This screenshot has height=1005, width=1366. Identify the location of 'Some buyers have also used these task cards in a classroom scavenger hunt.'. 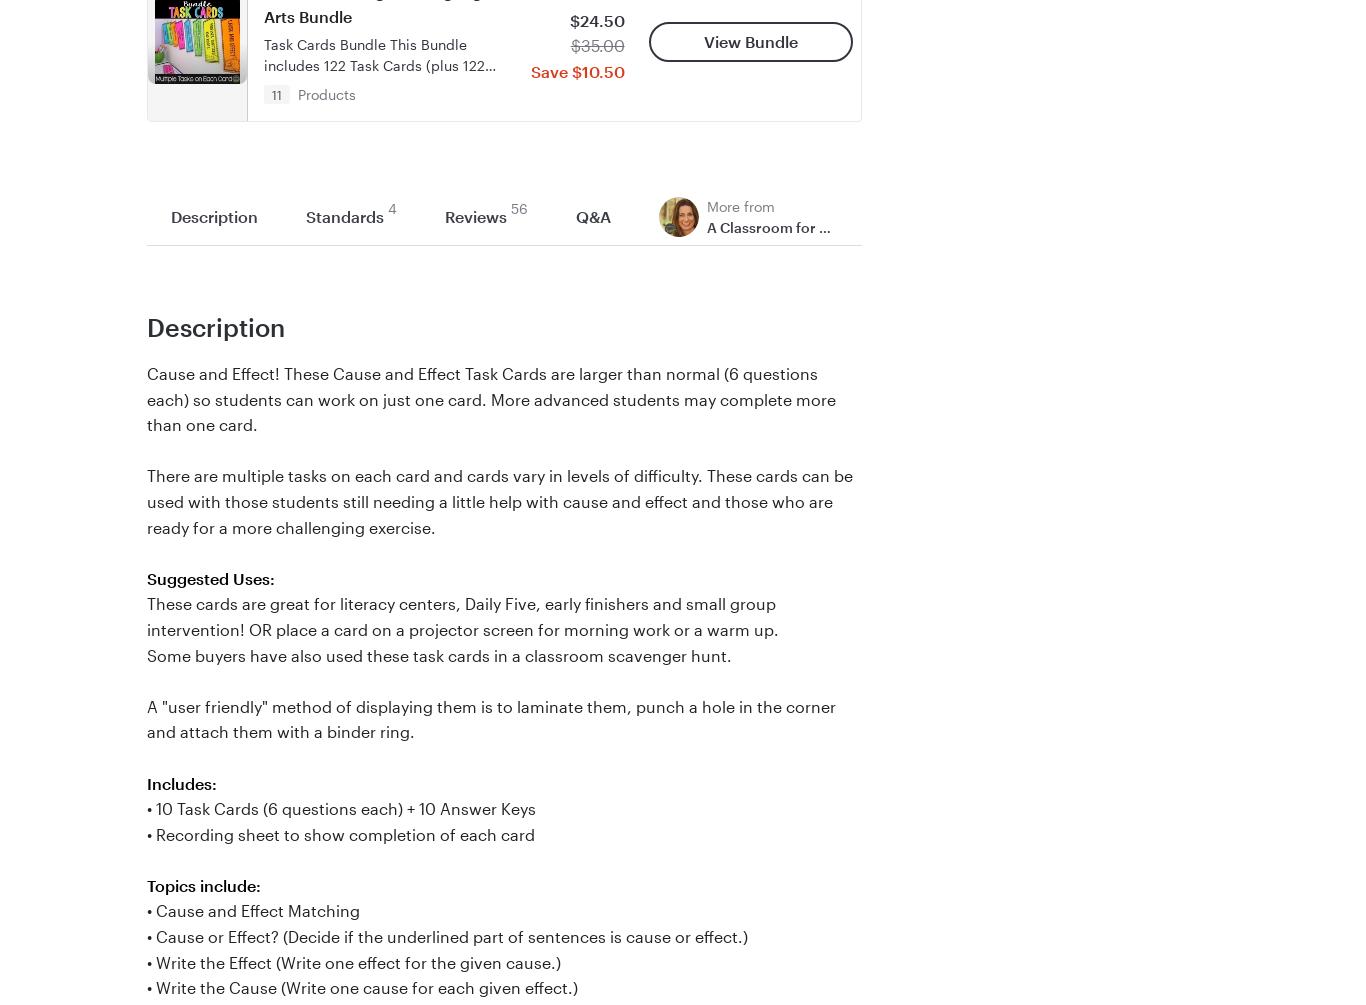
(145, 653).